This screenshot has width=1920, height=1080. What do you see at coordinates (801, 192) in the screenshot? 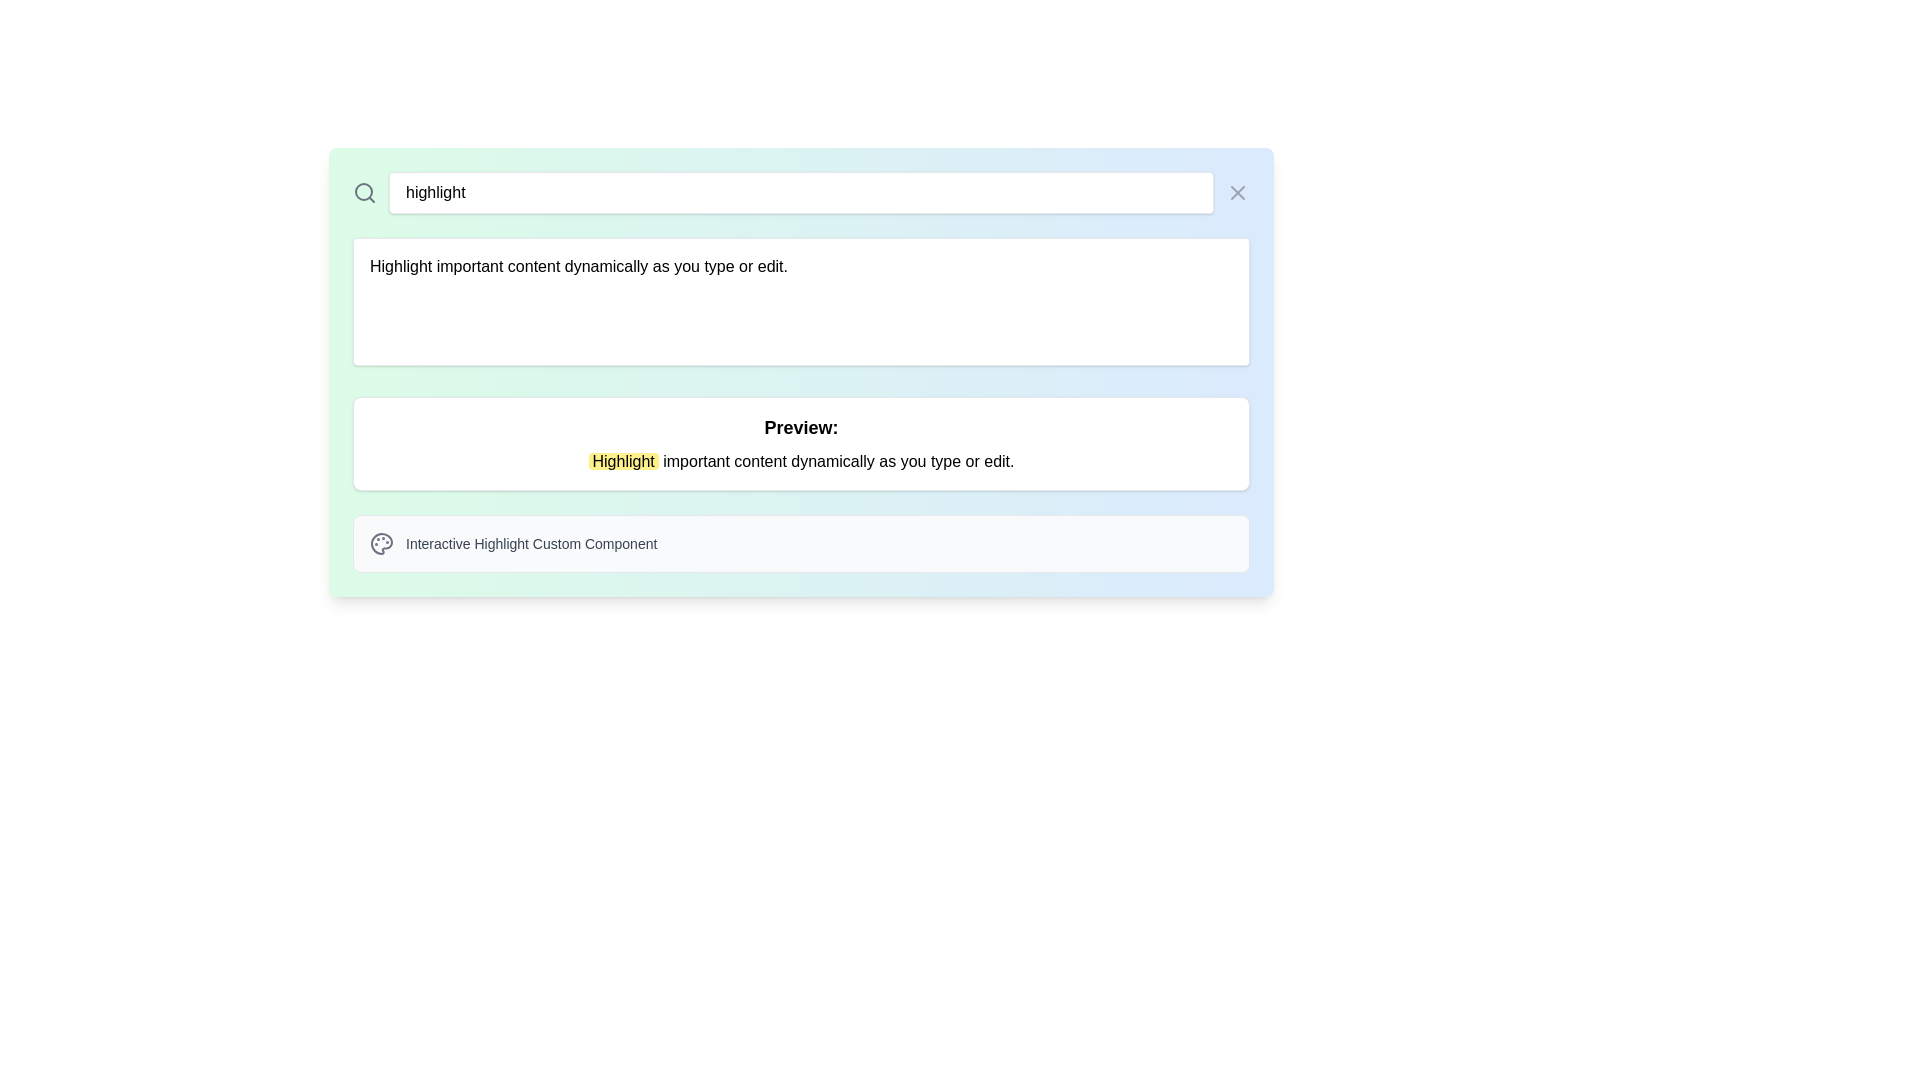
I see `to select the text content in the rectangular text input field with placeholder 'Type a keyword` at bounding box center [801, 192].